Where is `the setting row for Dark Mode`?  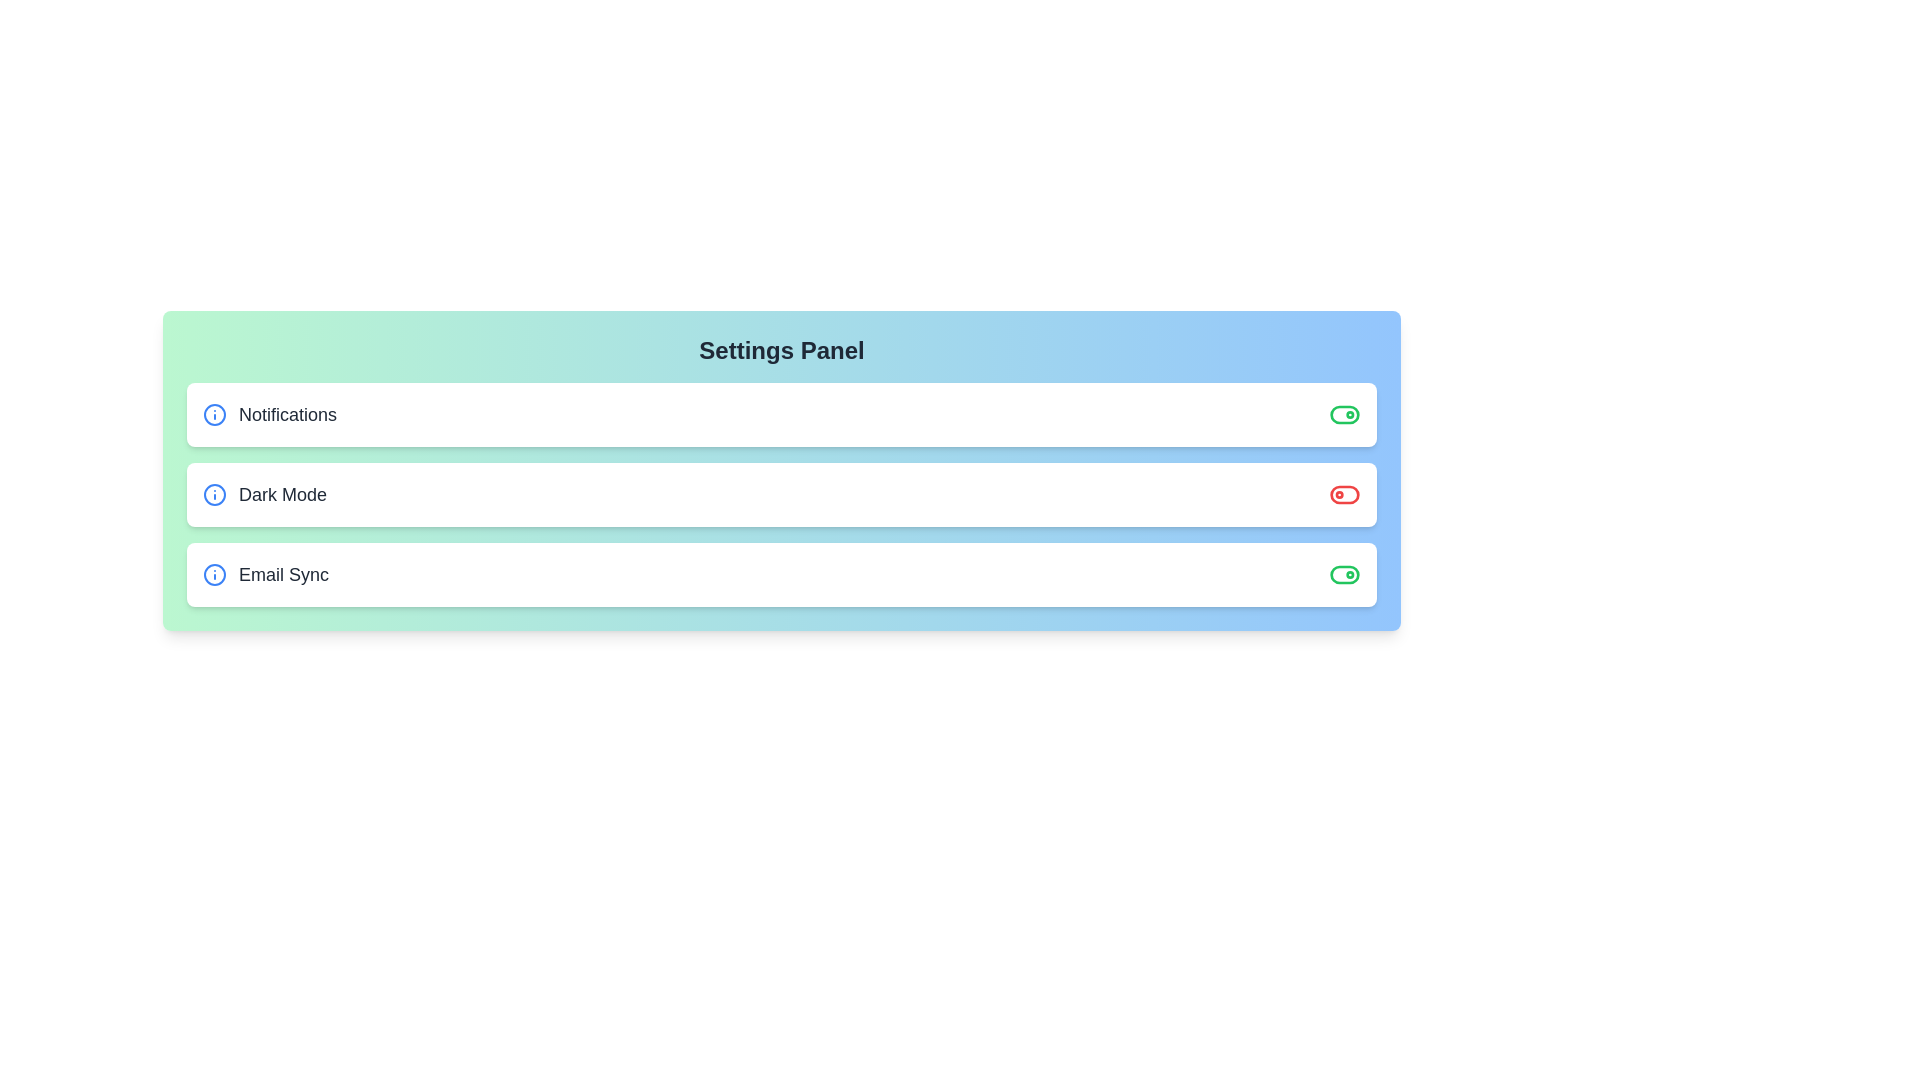
the setting row for Dark Mode is located at coordinates (781, 494).